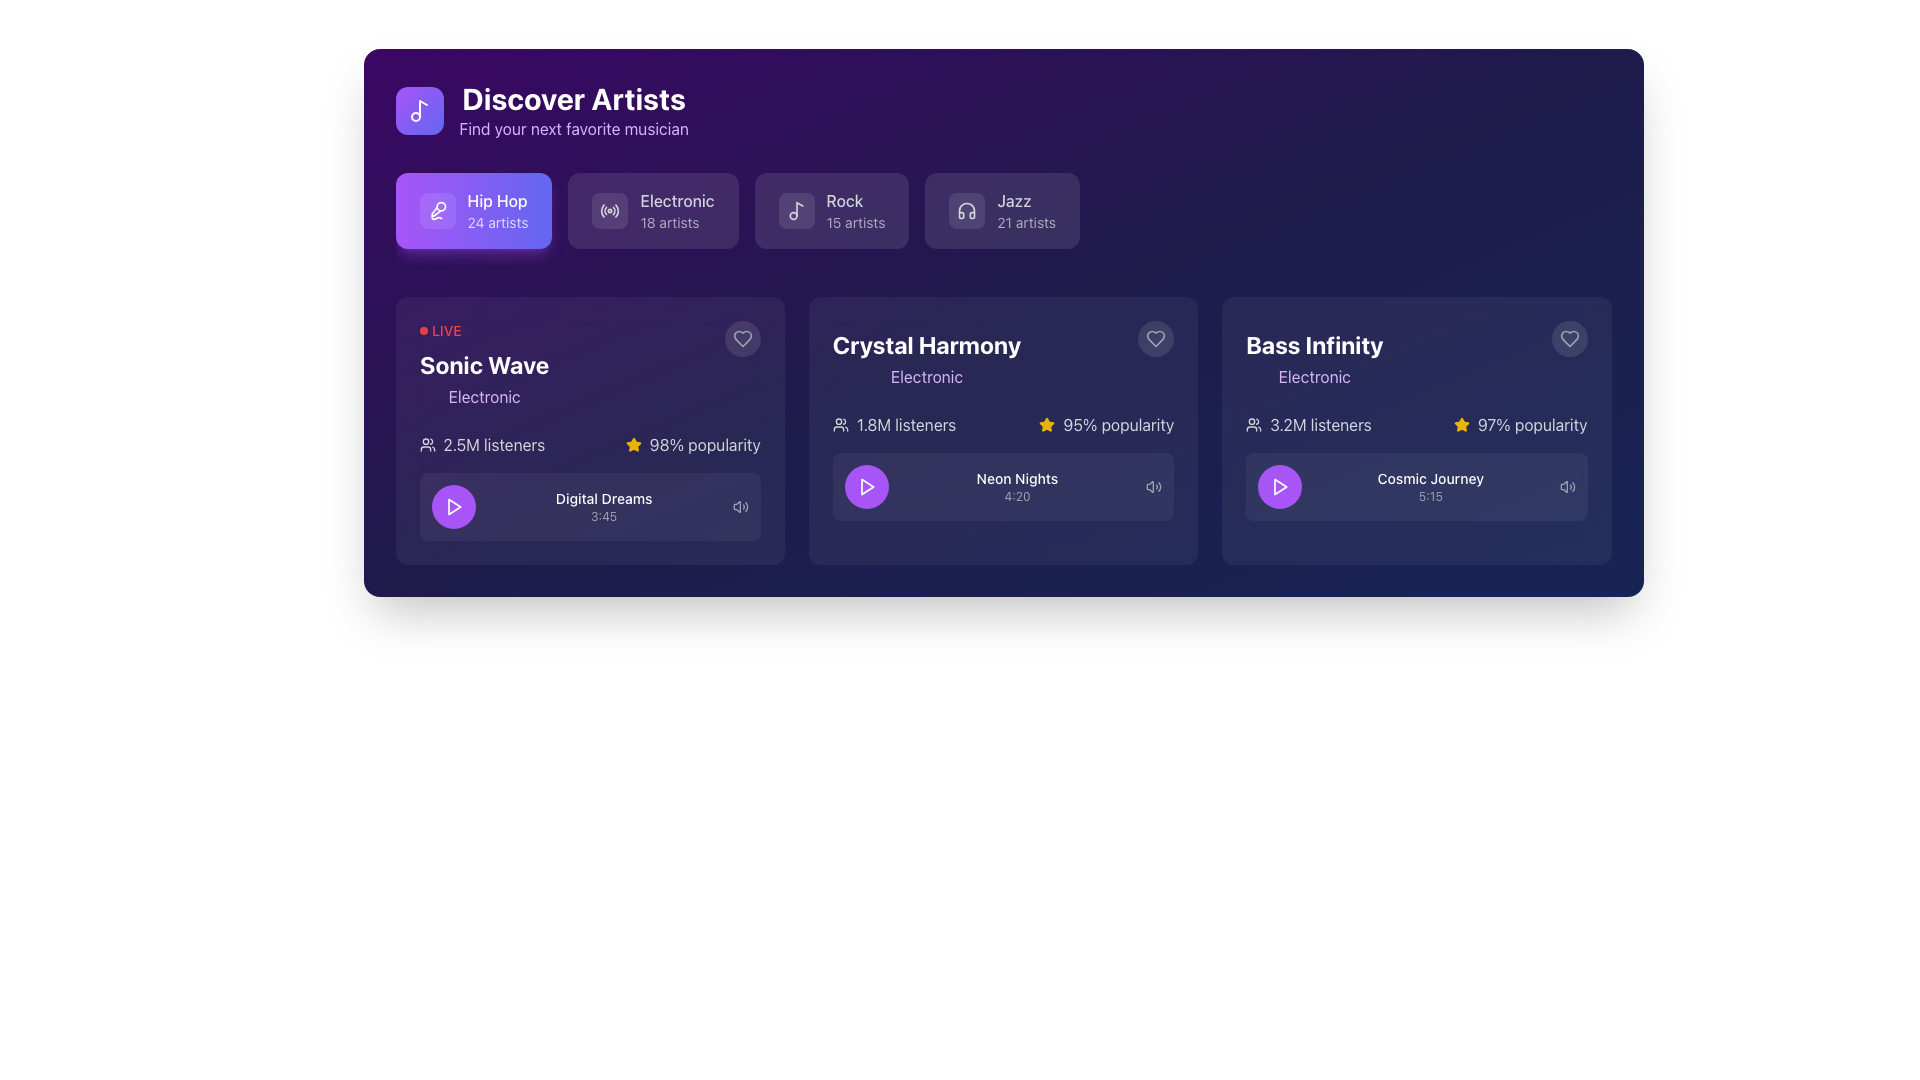 This screenshot has height=1080, width=1920. I want to click on the 'LIVE' text label, so click(445, 330).